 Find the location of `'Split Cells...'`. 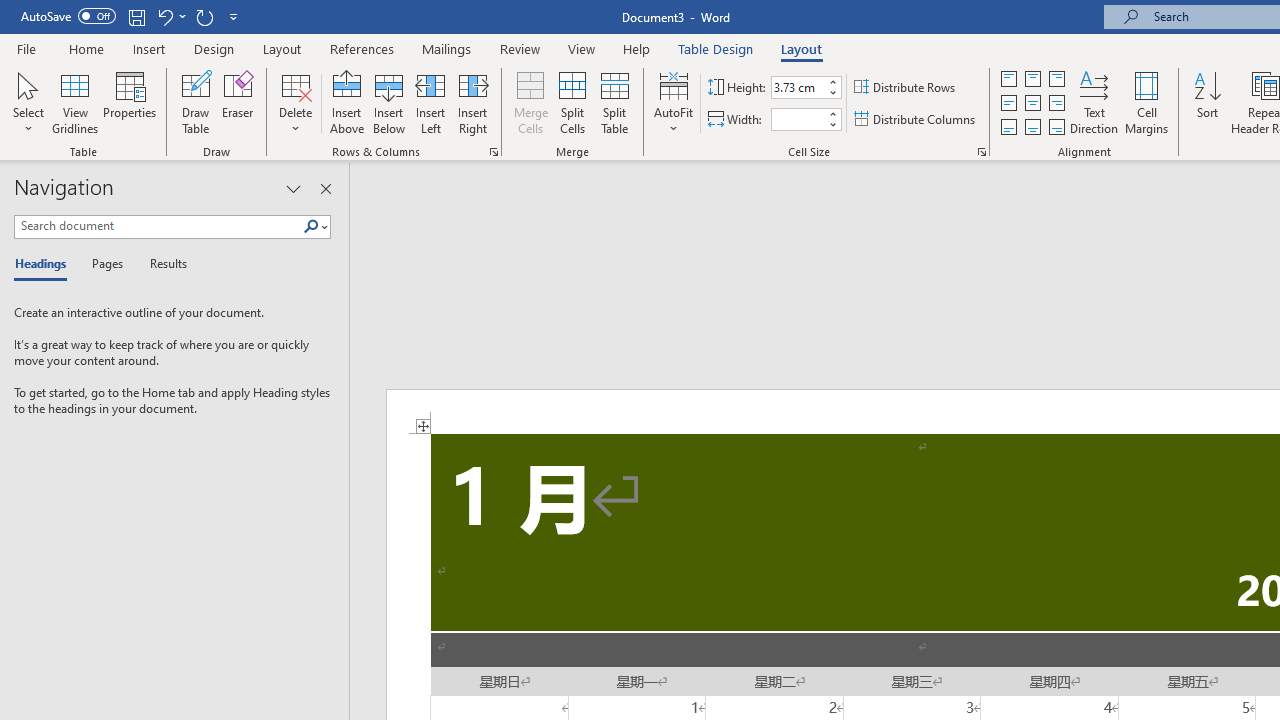

'Split Cells...' is located at coordinates (571, 103).